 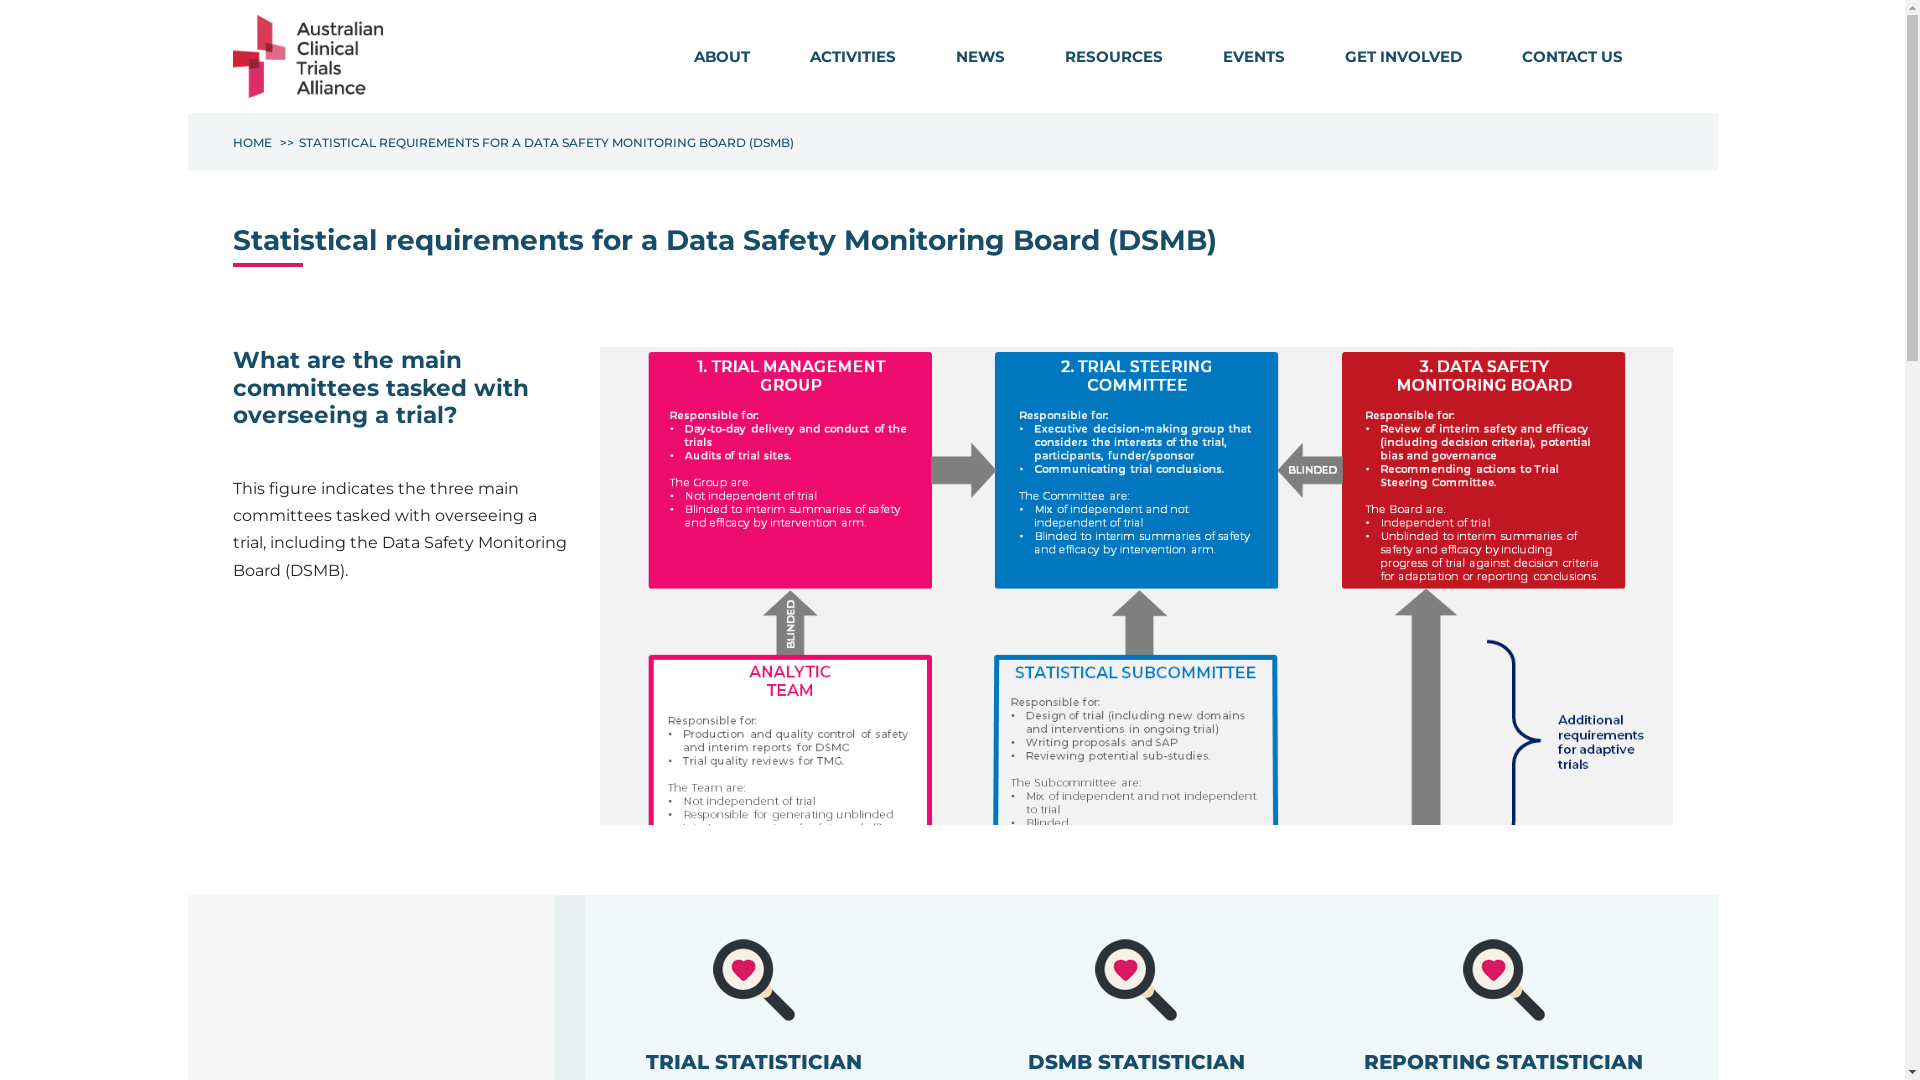 What do you see at coordinates (853, 56) in the screenshot?
I see `'ACTIVITIES'` at bounding box center [853, 56].